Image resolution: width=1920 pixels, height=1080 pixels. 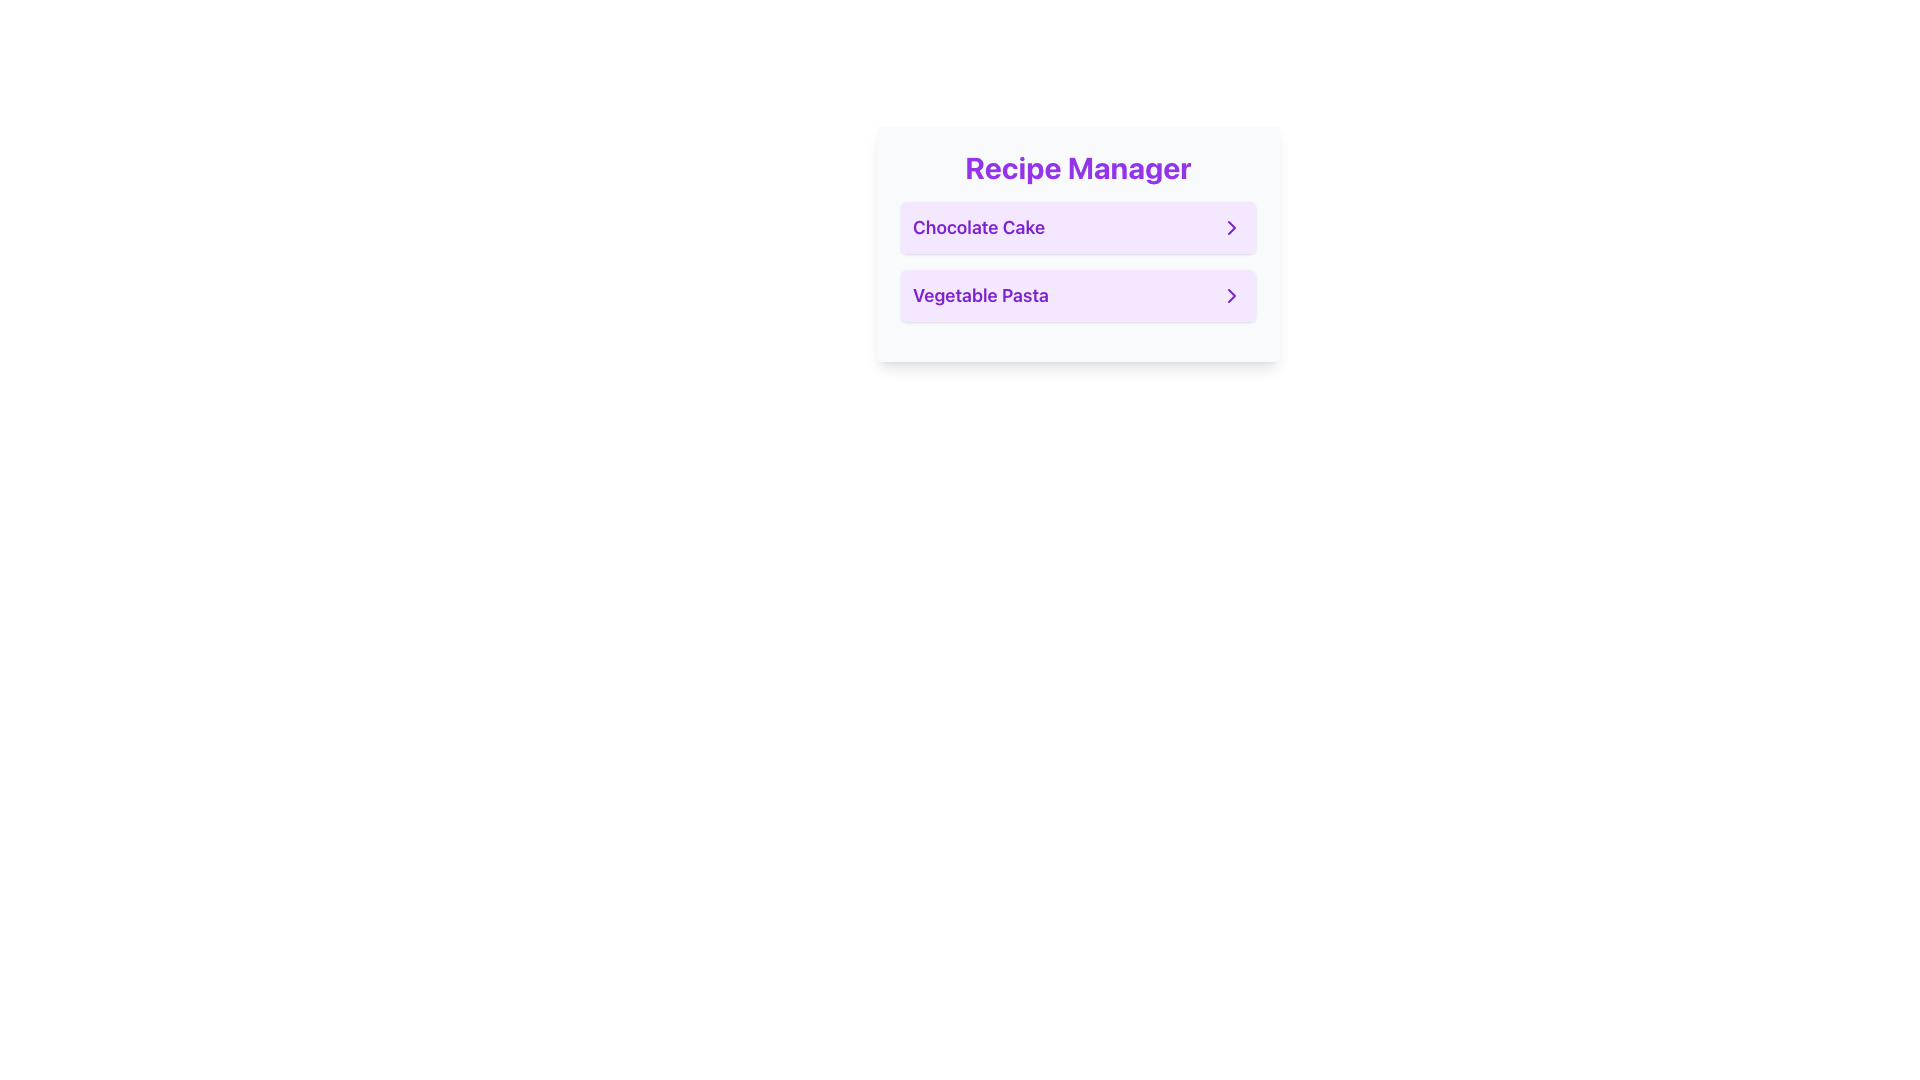 I want to click on the bold, large-sized purple text displaying 'Recipe Manager', so click(x=1077, y=167).